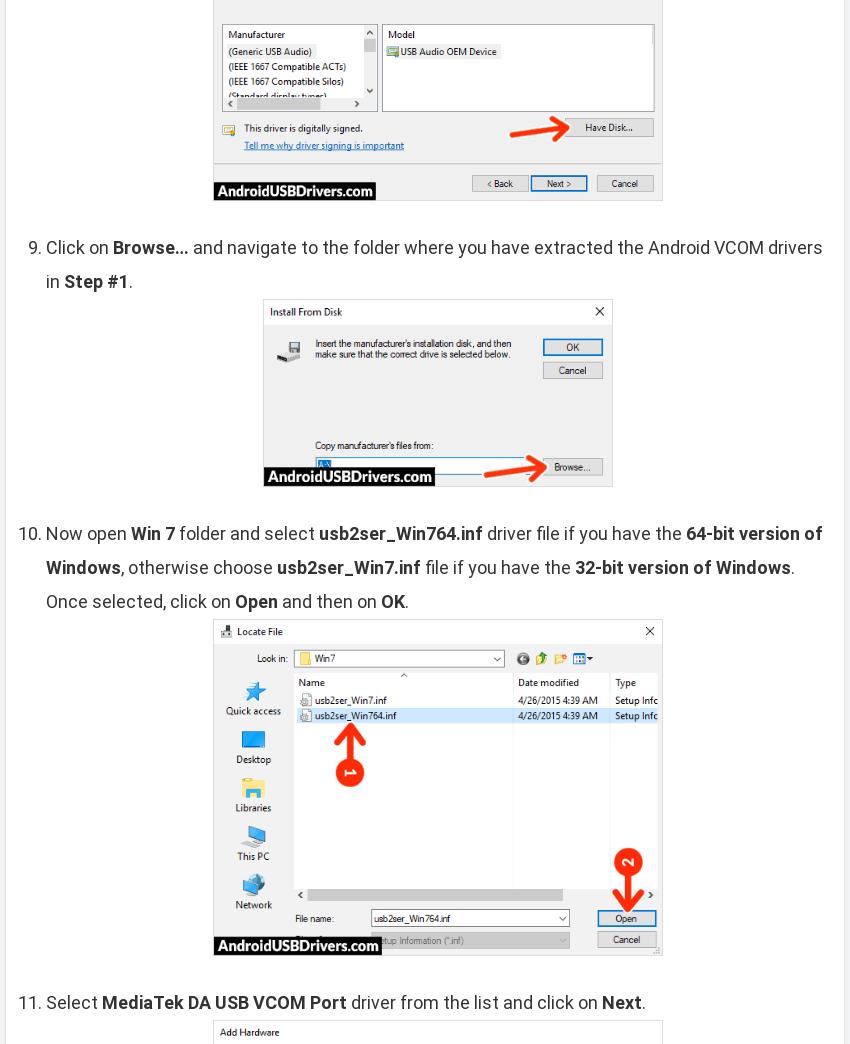 This screenshot has width=850, height=1044. I want to click on 'usb2ser_Win764.inf', so click(401, 531).